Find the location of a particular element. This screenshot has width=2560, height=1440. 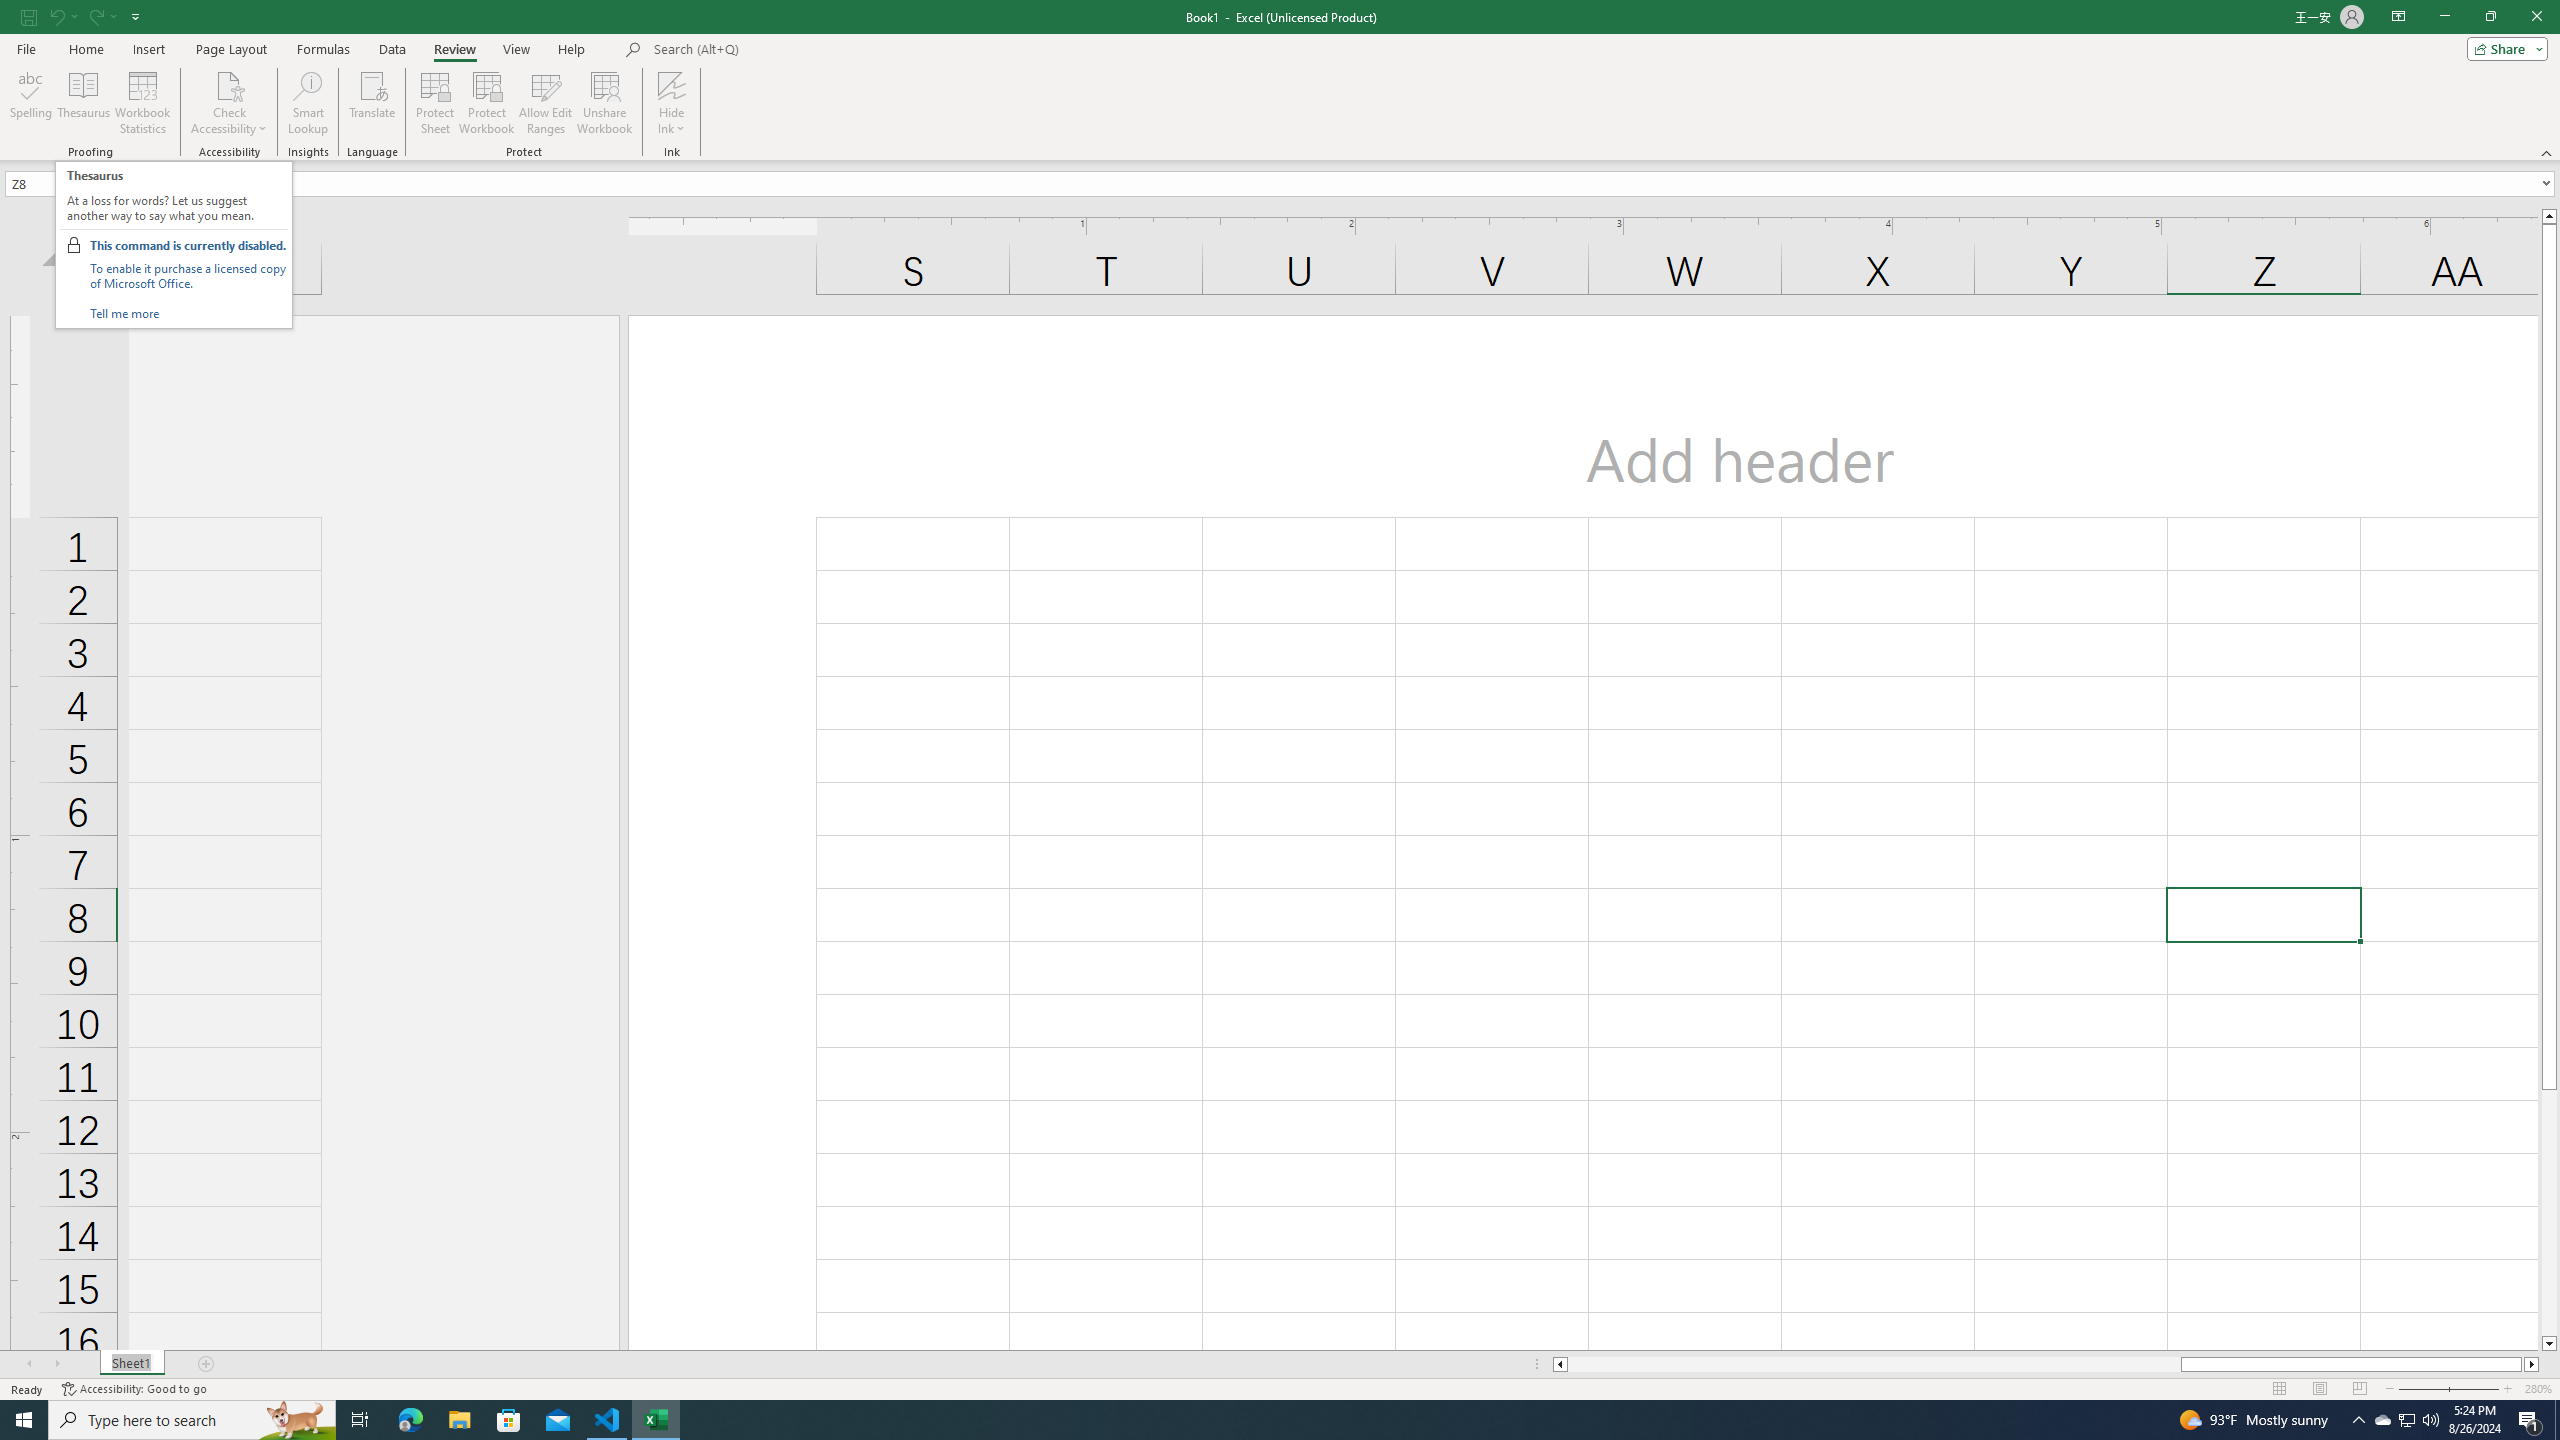

'Protect Sheet...' is located at coordinates (436, 103).